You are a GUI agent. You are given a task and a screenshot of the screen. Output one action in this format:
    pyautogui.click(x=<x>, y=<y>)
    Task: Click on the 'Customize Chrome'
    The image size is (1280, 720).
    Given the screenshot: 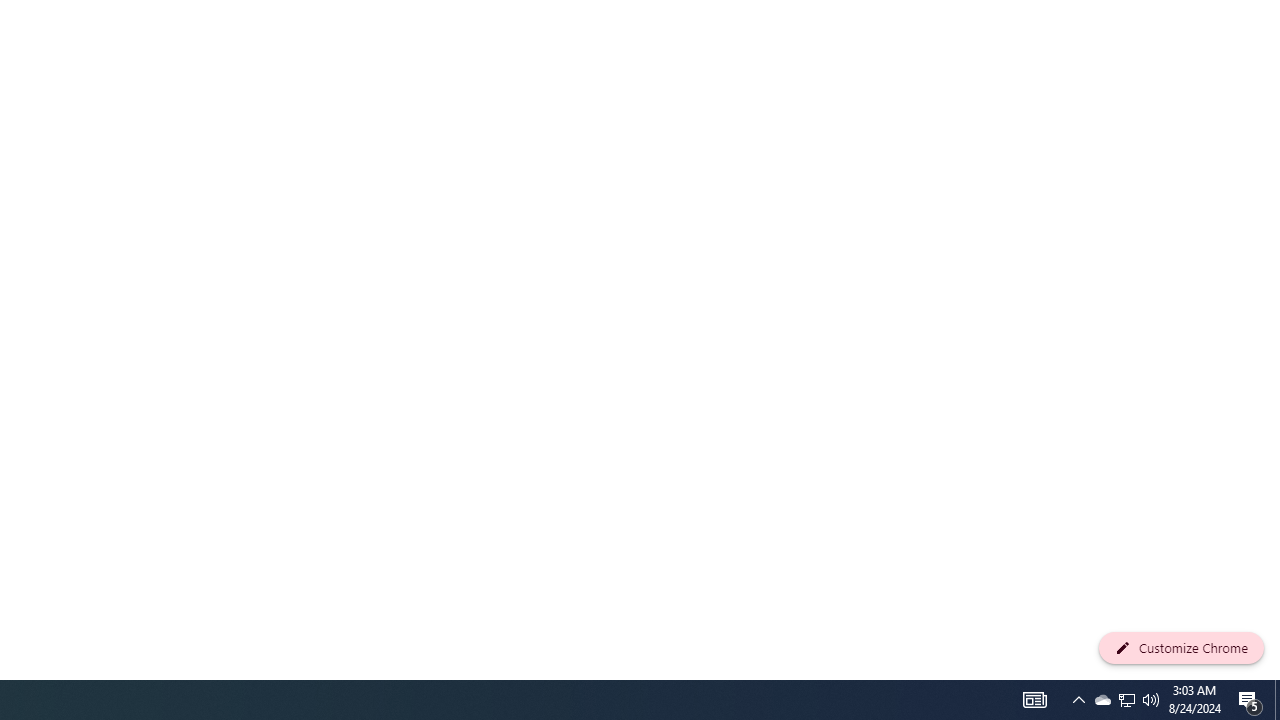 What is the action you would take?
    pyautogui.click(x=1181, y=648)
    